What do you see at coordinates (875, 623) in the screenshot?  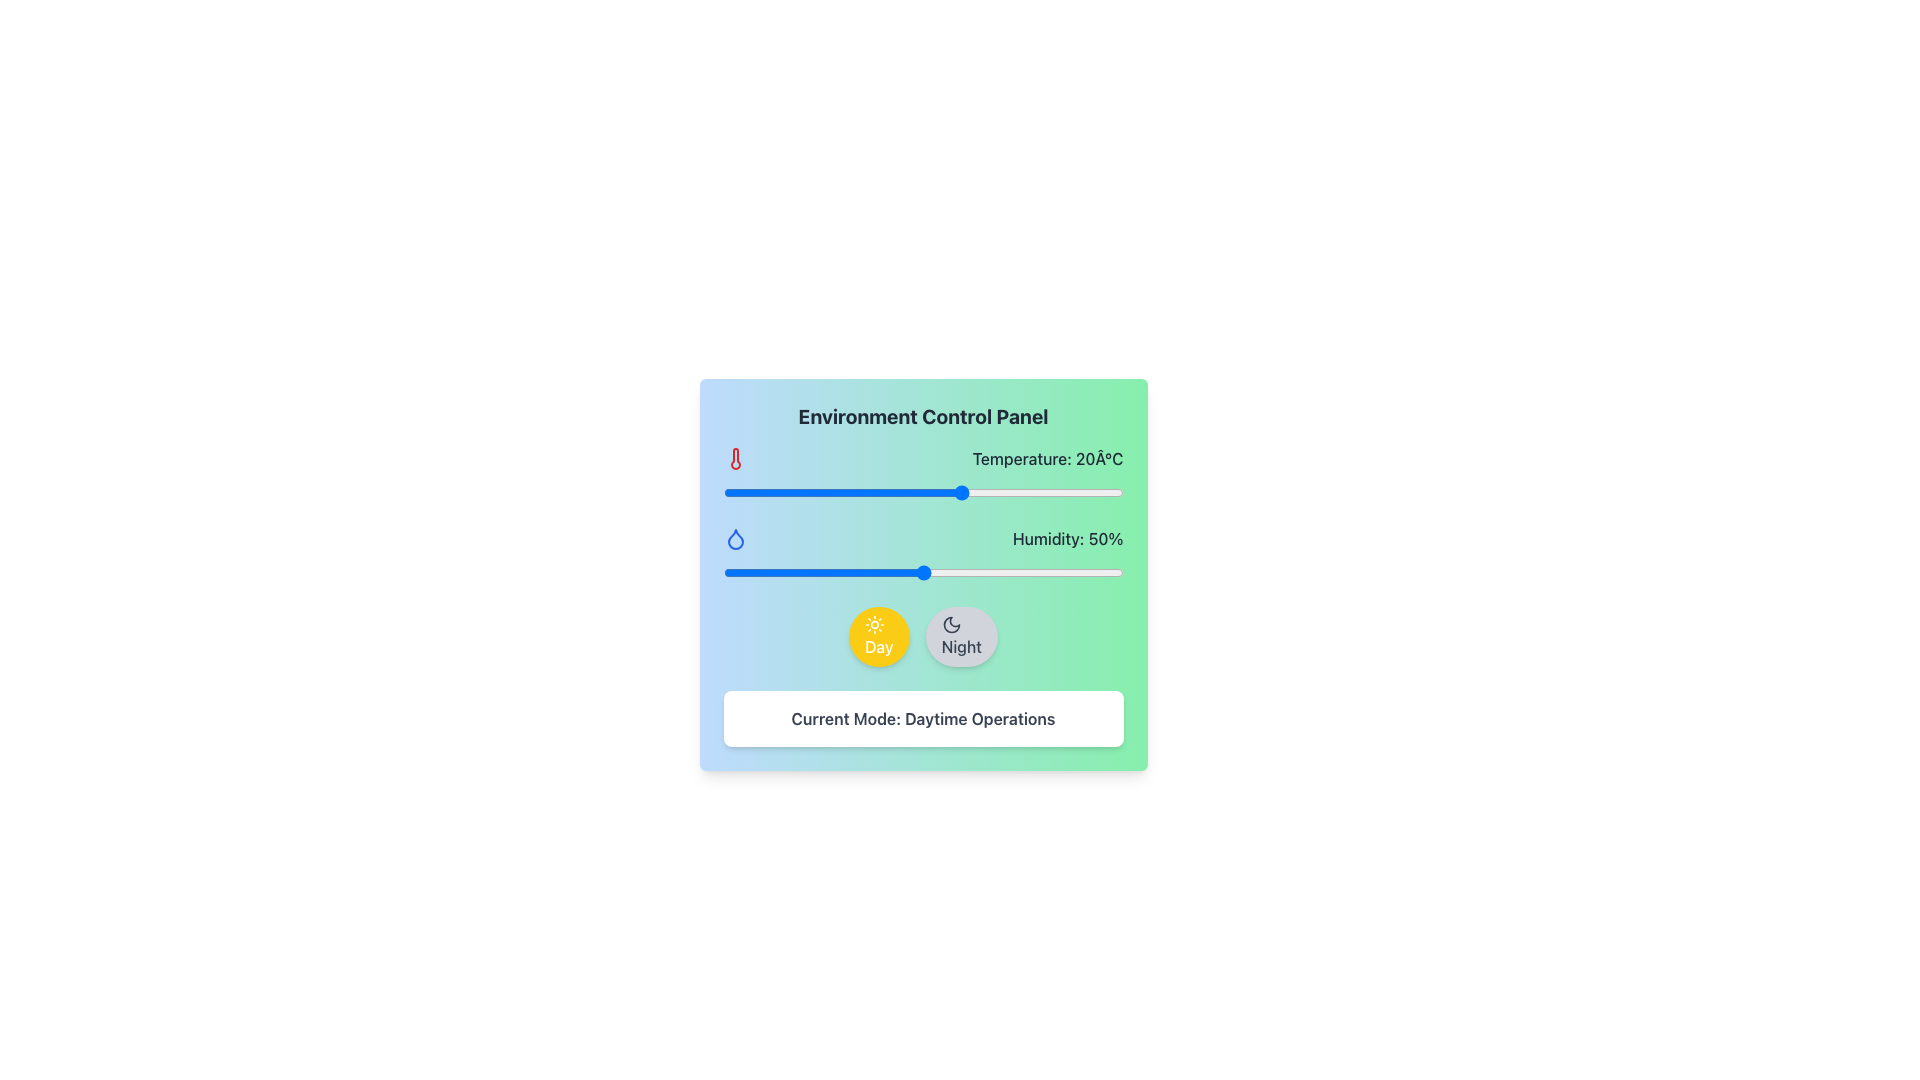 I see `the sun icon in the 'Day' button` at bounding box center [875, 623].